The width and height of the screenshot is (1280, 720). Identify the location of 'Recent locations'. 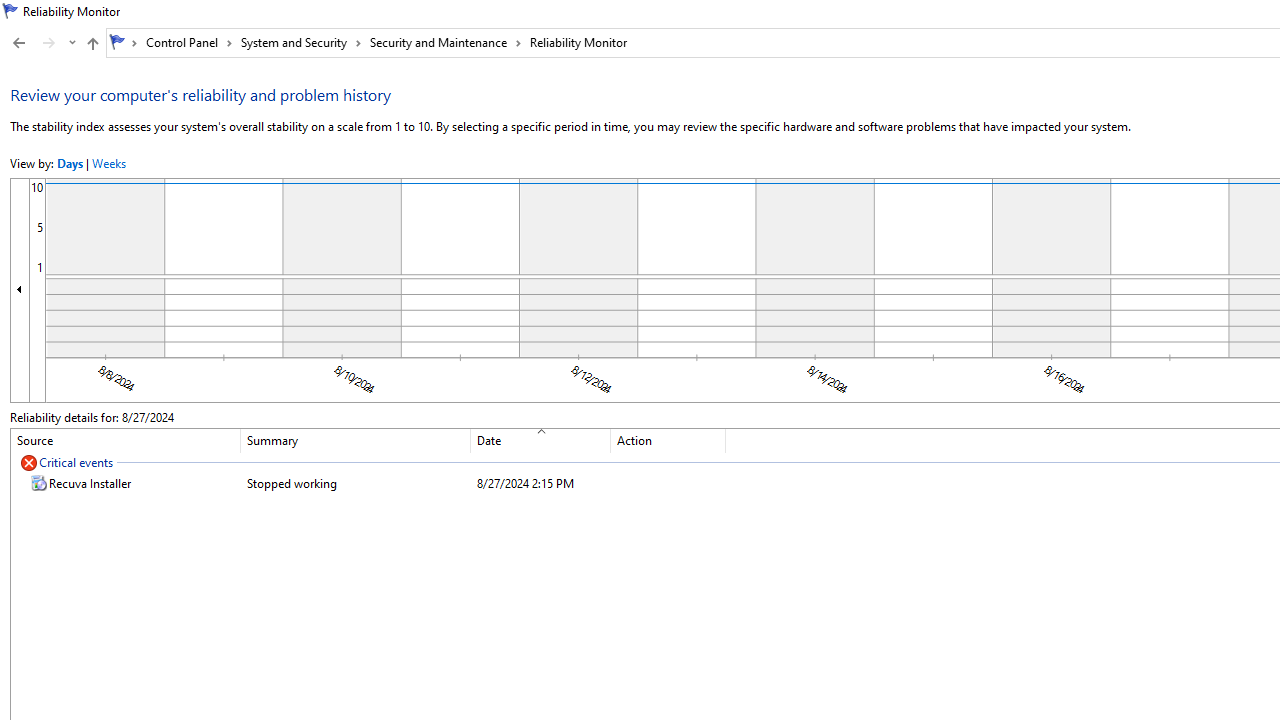
(71, 43).